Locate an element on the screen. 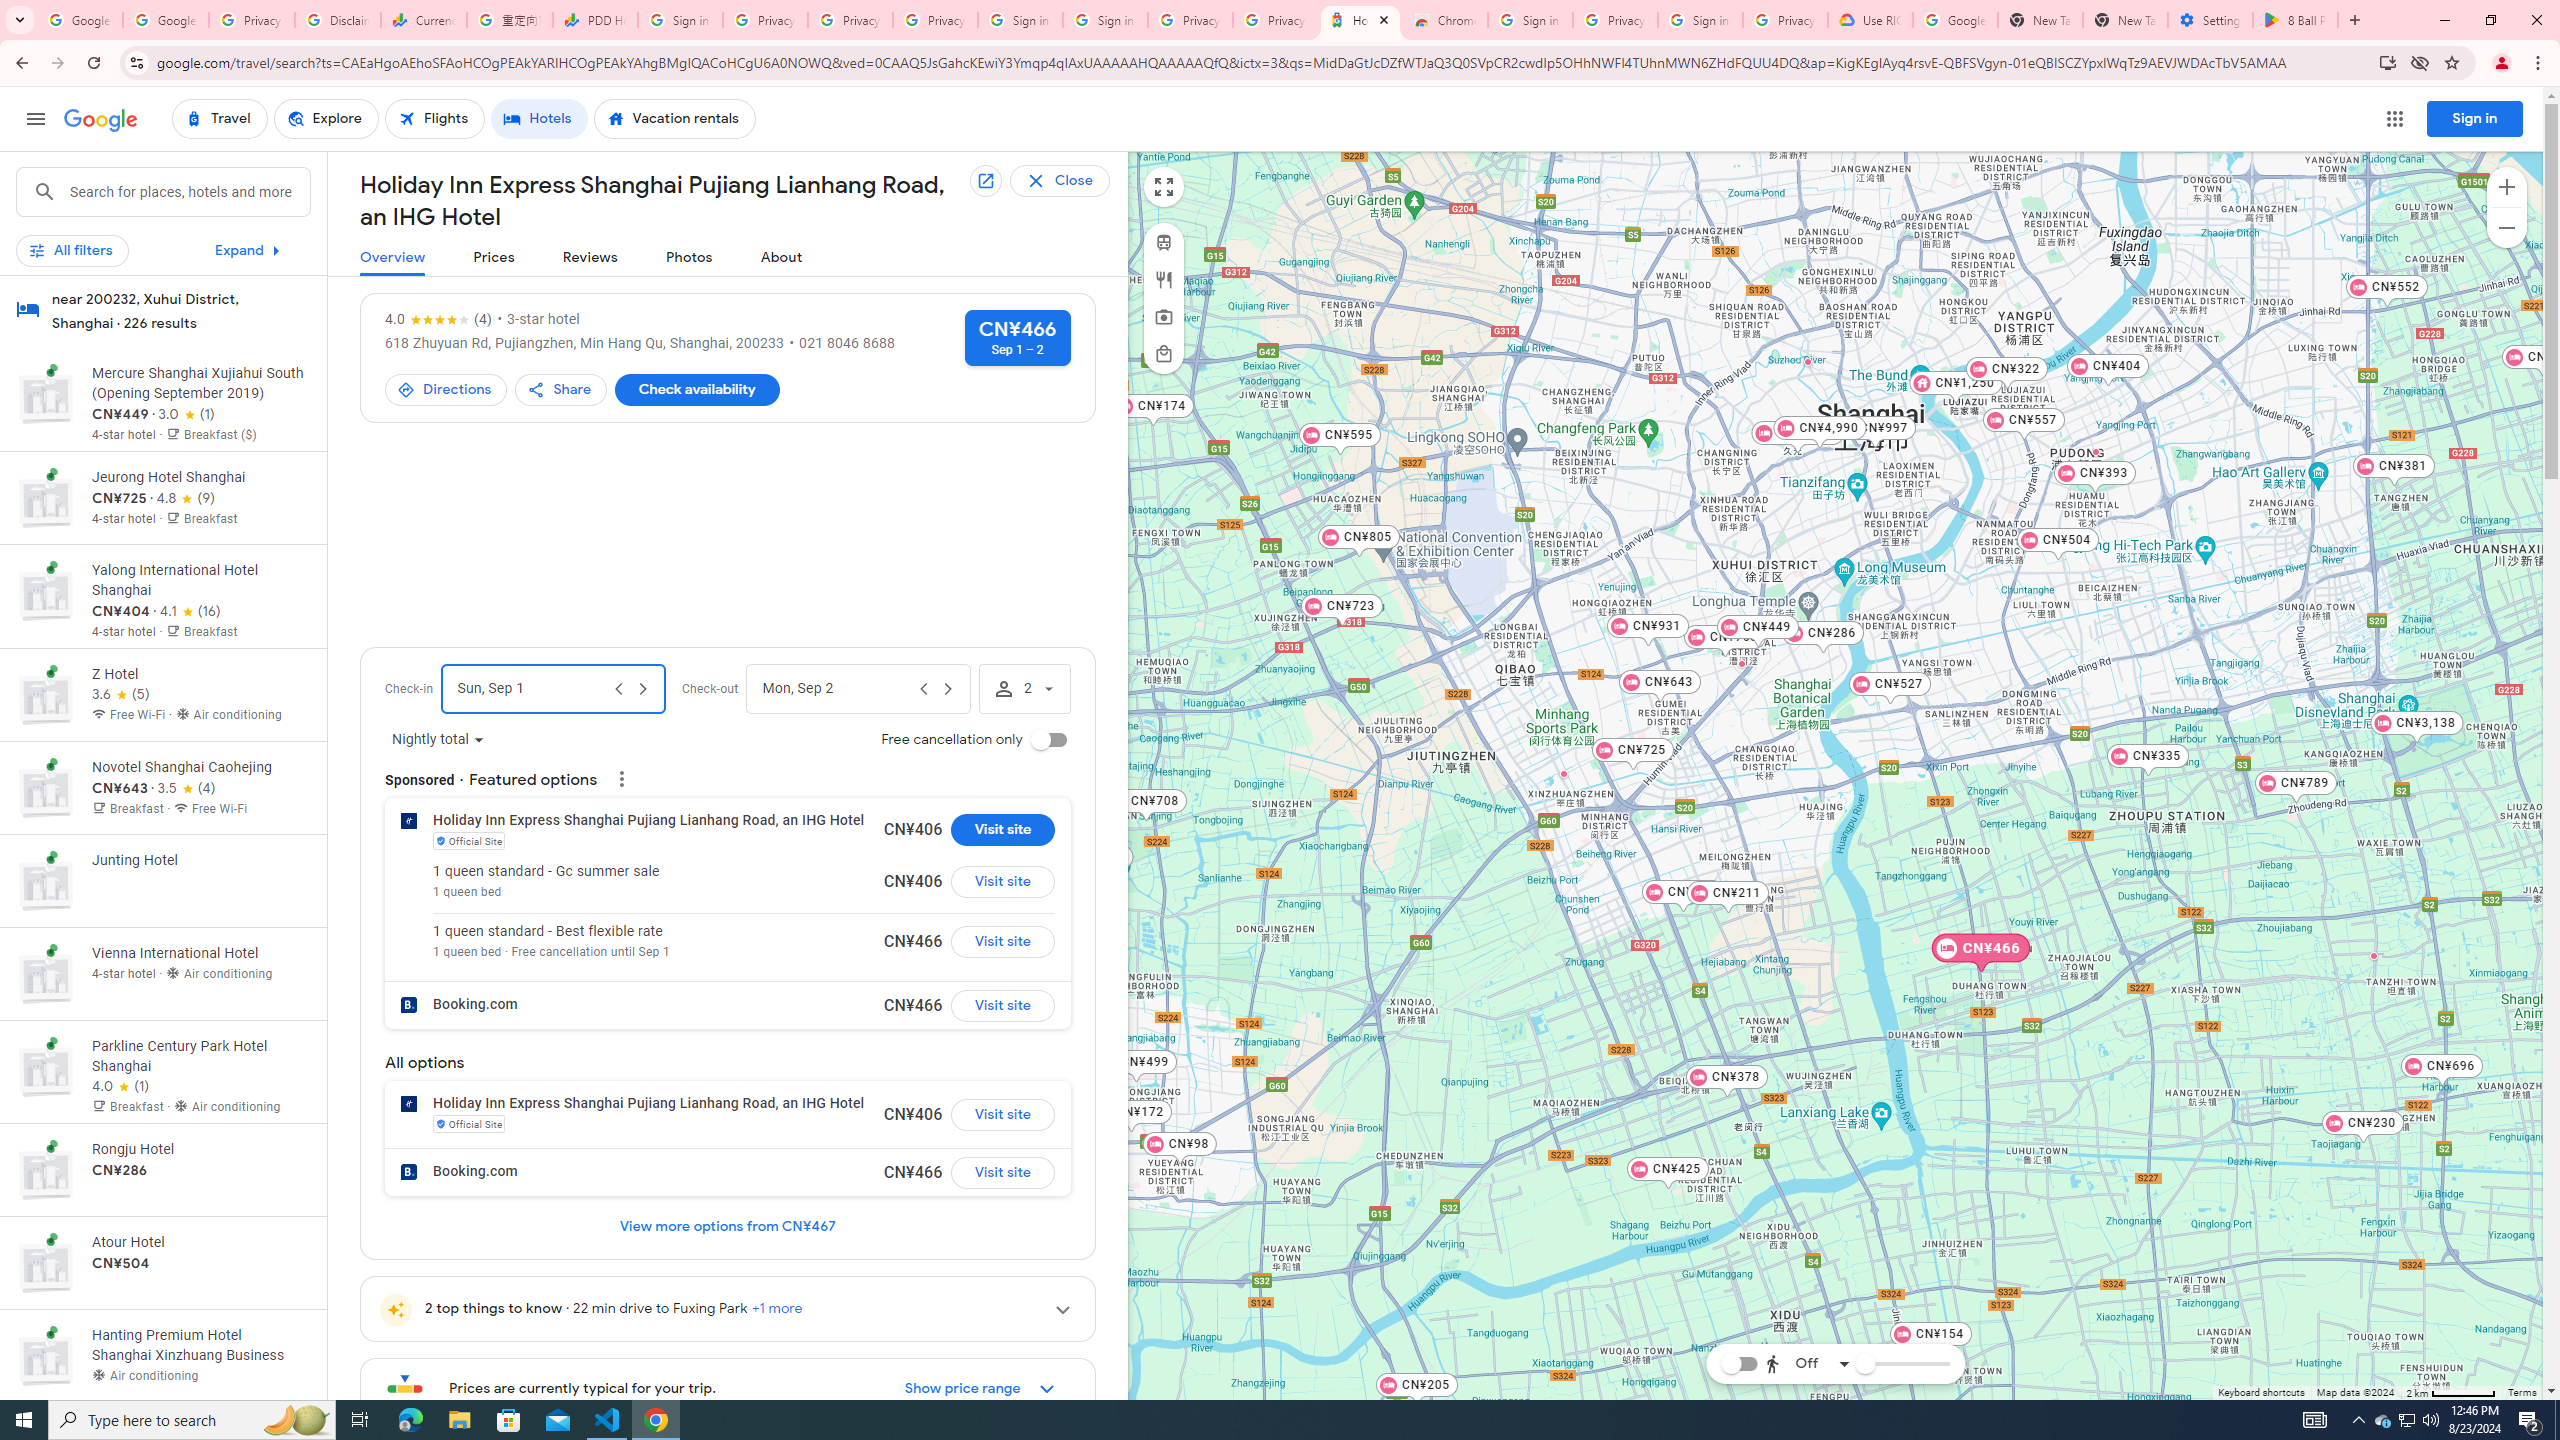 The height and width of the screenshot is (1440, 2560). 'Hotels' is located at coordinates (539, 118).